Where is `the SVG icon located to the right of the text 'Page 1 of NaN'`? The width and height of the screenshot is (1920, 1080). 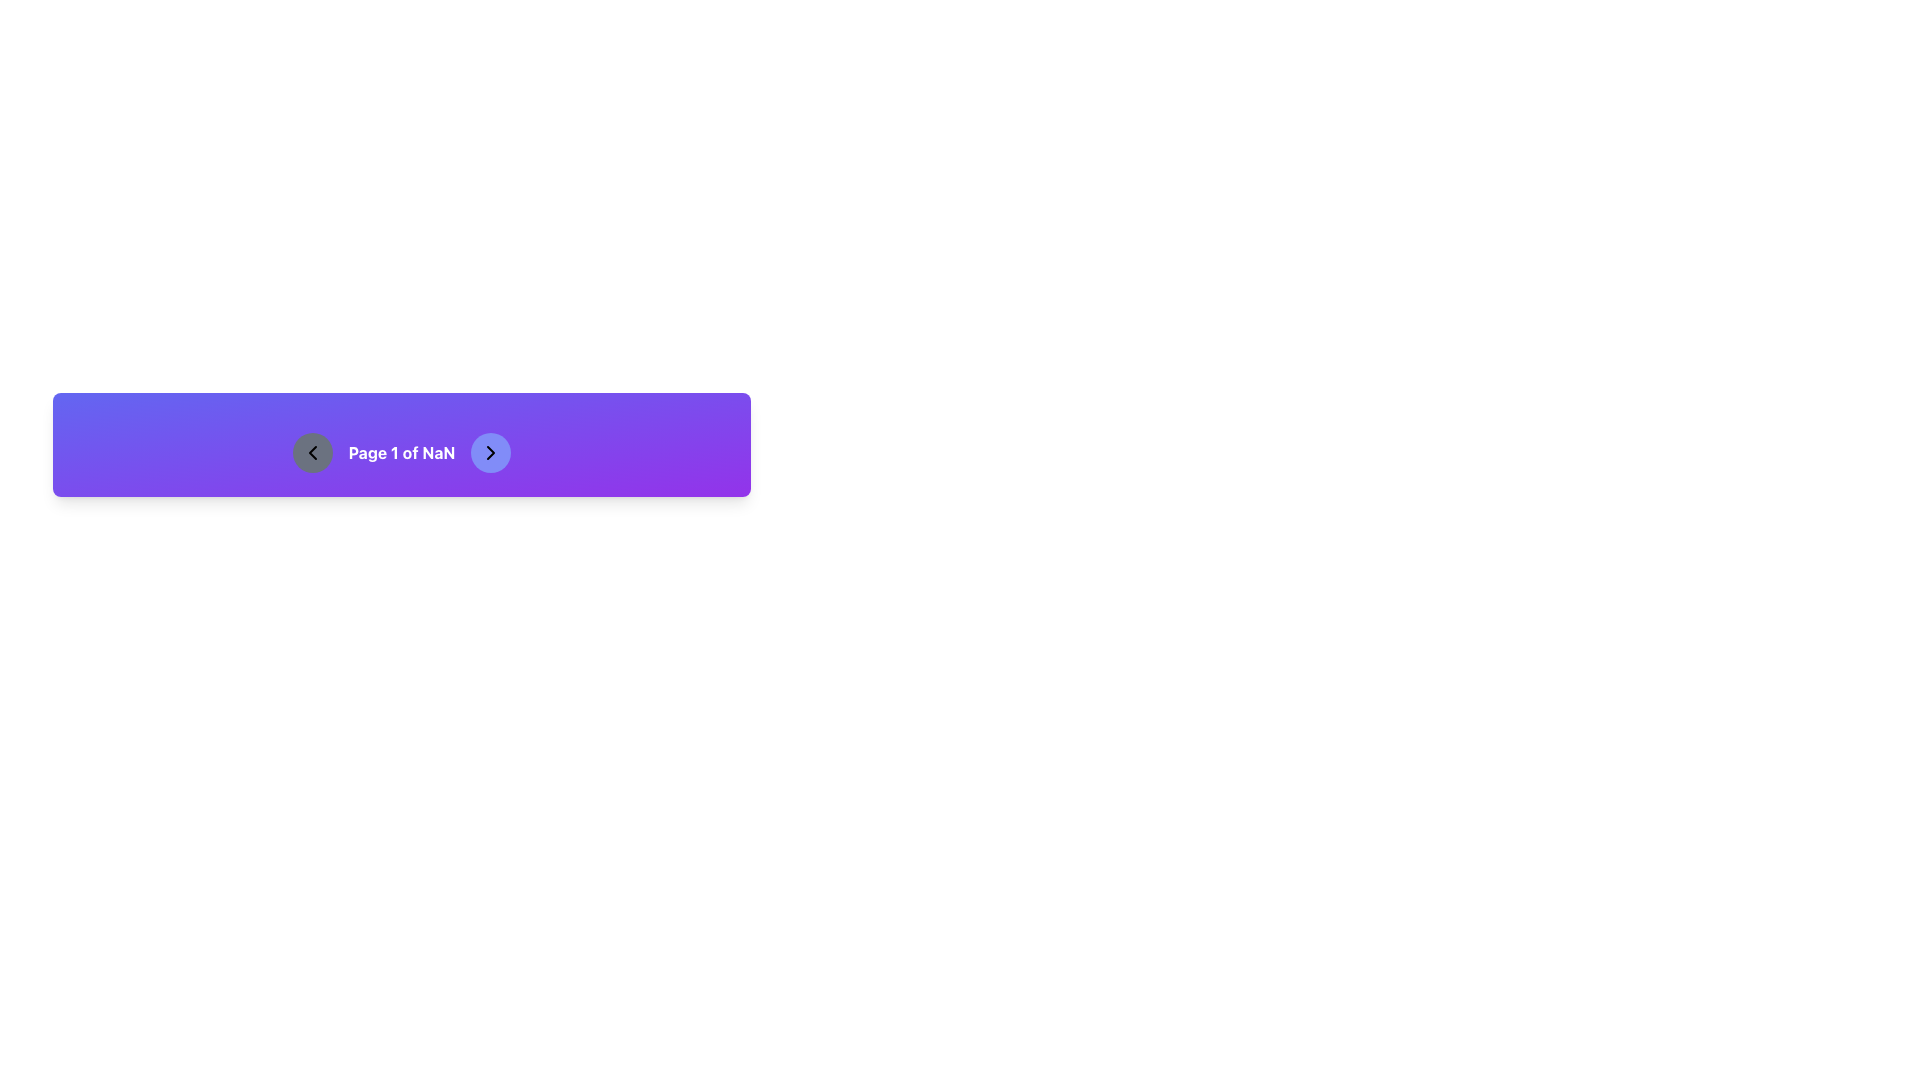
the SVG icon located to the right of the text 'Page 1 of NaN' is located at coordinates (491, 452).